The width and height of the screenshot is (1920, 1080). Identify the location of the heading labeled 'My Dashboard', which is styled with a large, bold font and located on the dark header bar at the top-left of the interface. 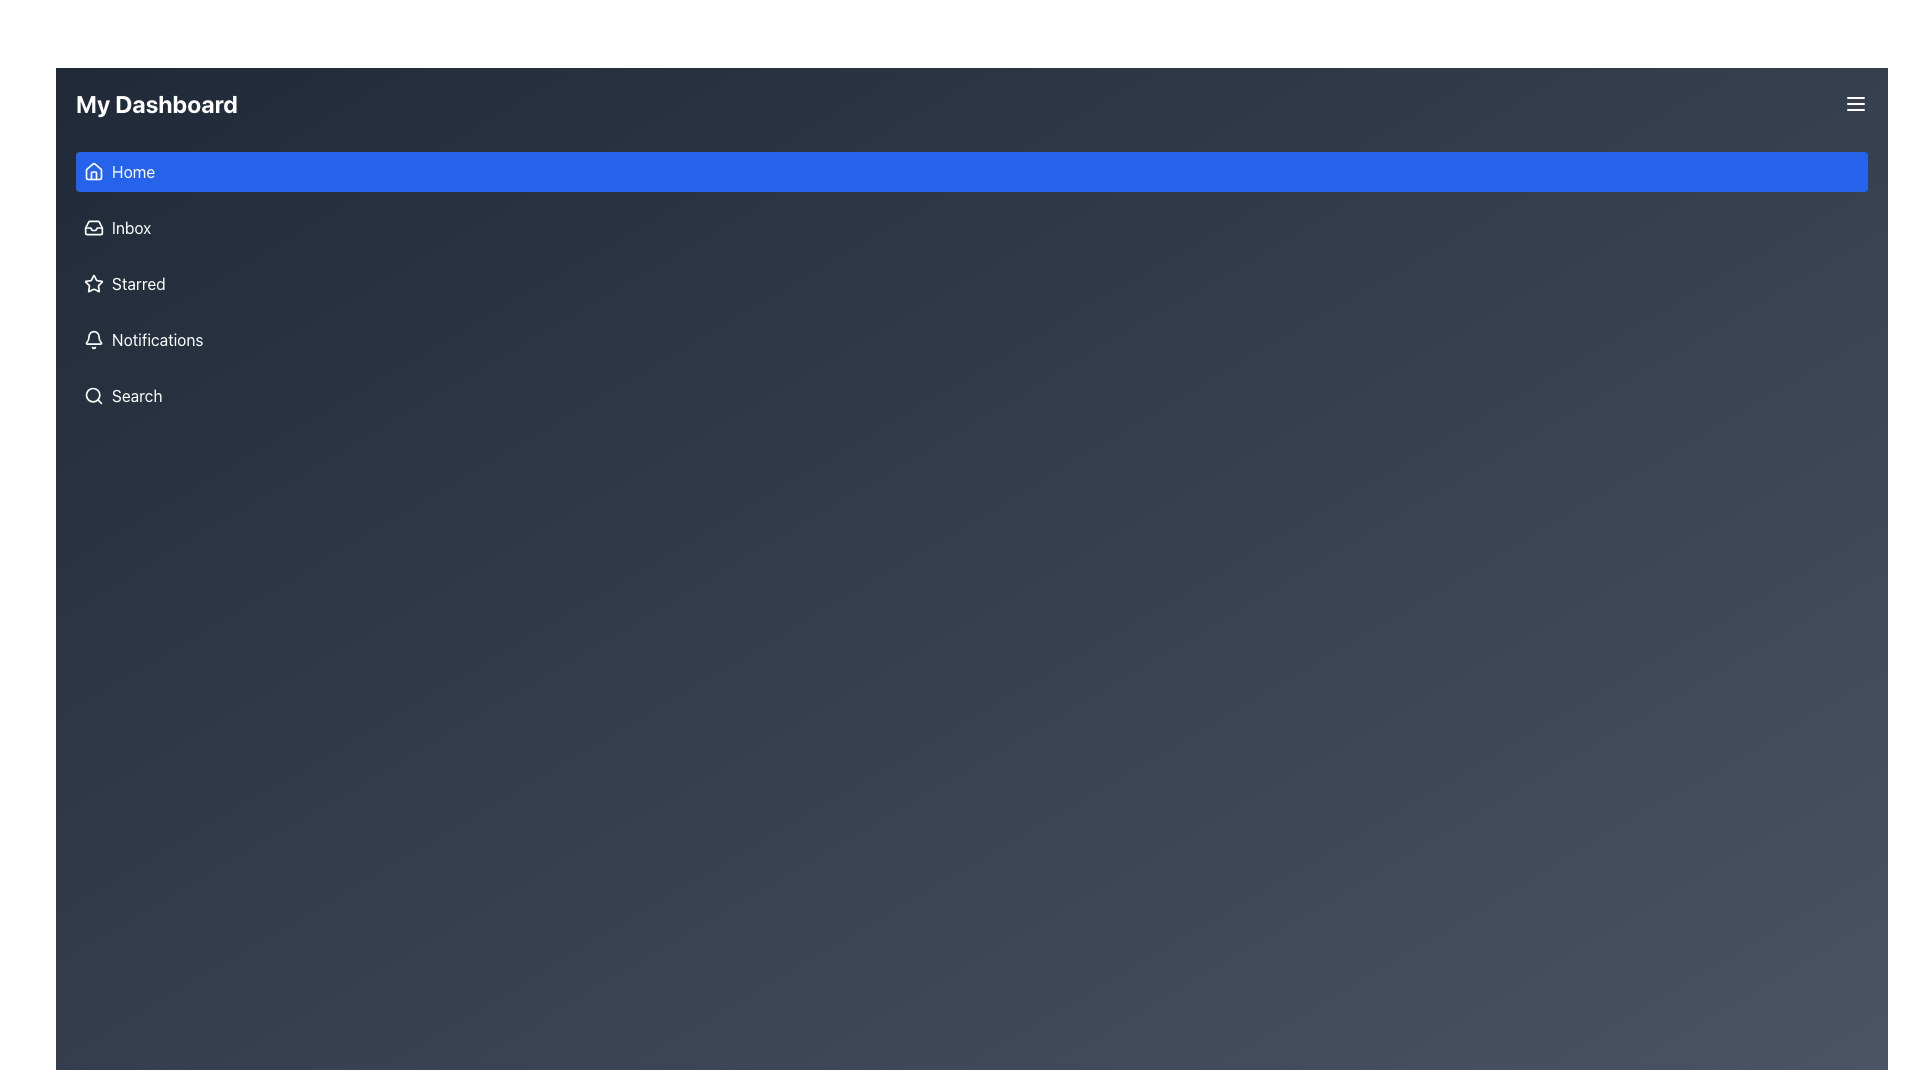
(156, 104).